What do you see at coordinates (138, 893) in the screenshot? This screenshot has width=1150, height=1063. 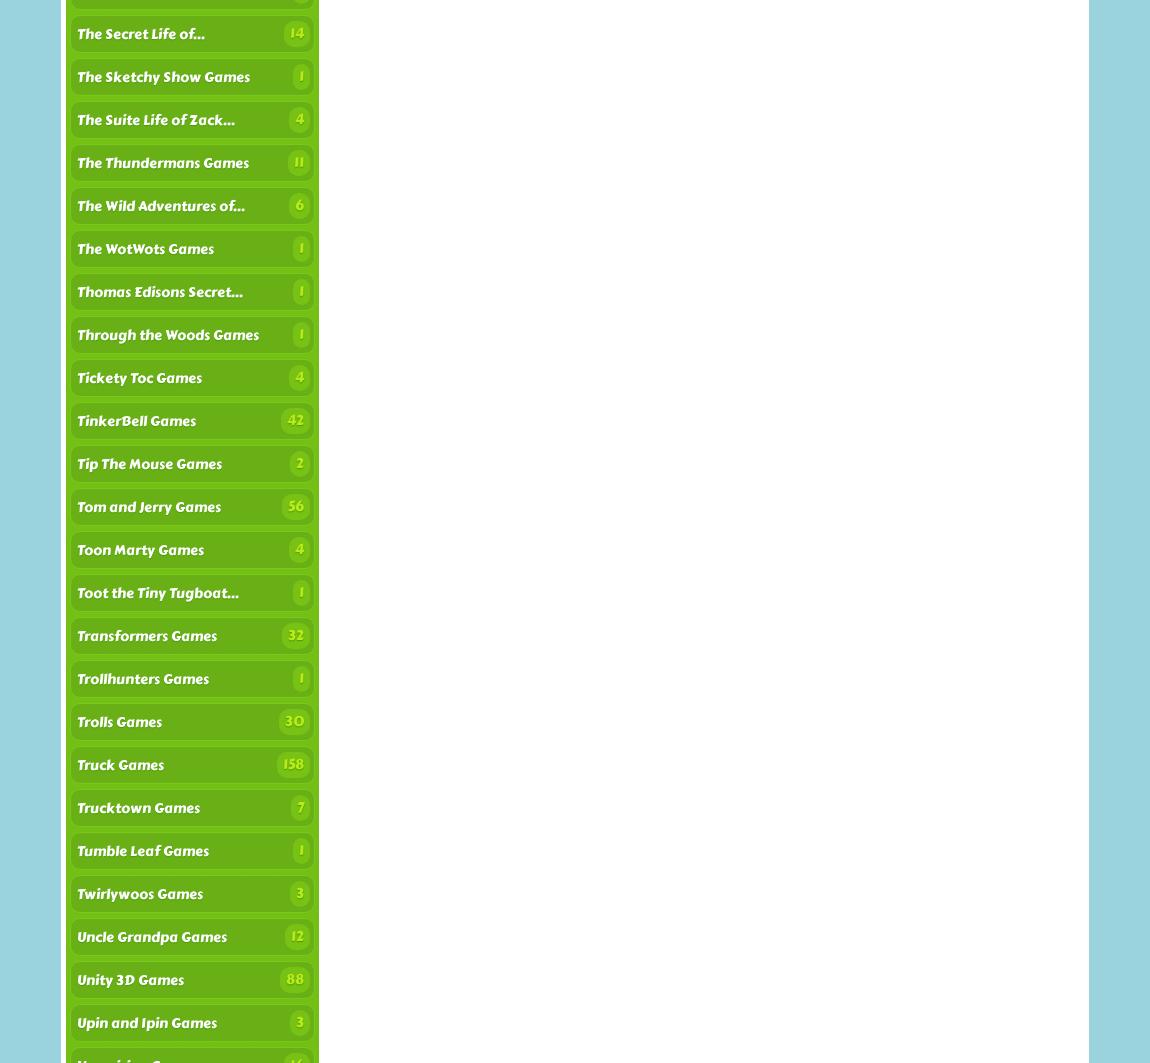 I see `'Twirlywoos Games'` at bounding box center [138, 893].